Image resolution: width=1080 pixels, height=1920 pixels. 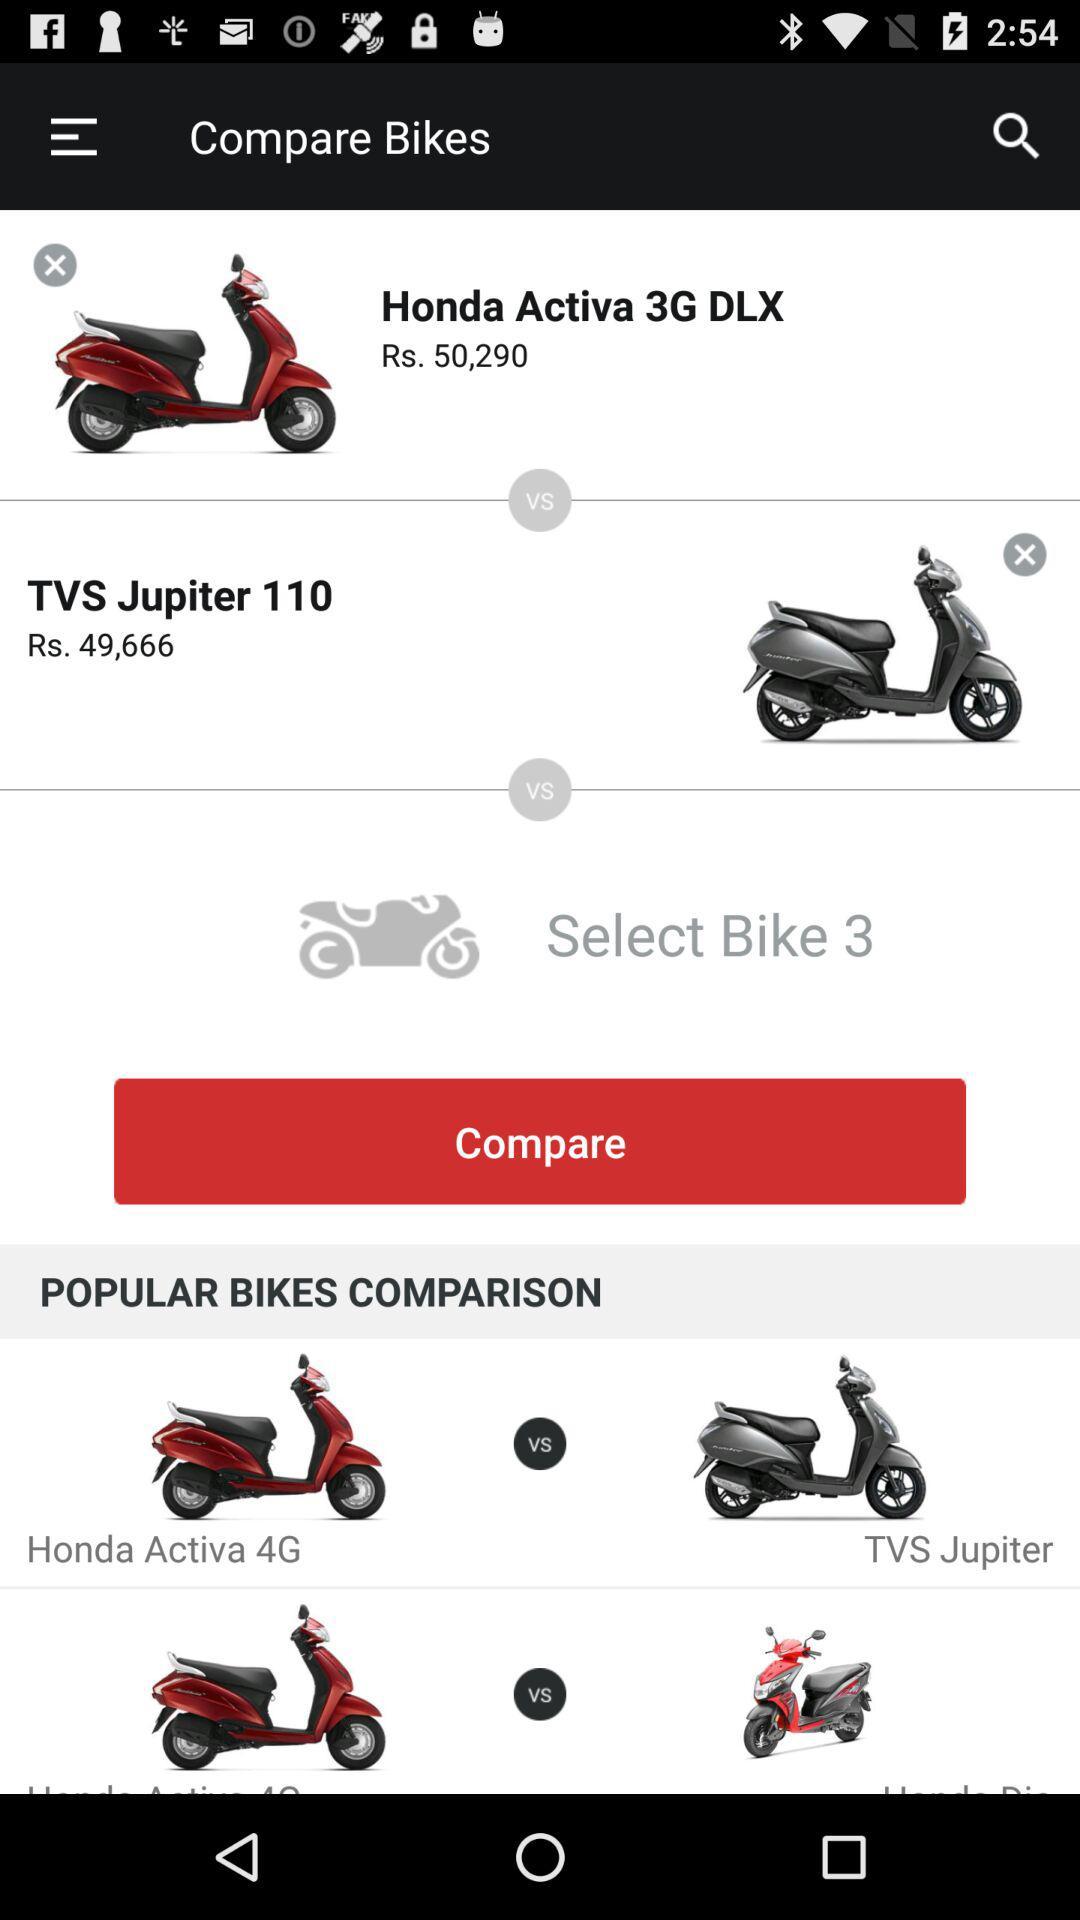 What do you see at coordinates (54, 264) in the screenshot?
I see `the page` at bounding box center [54, 264].